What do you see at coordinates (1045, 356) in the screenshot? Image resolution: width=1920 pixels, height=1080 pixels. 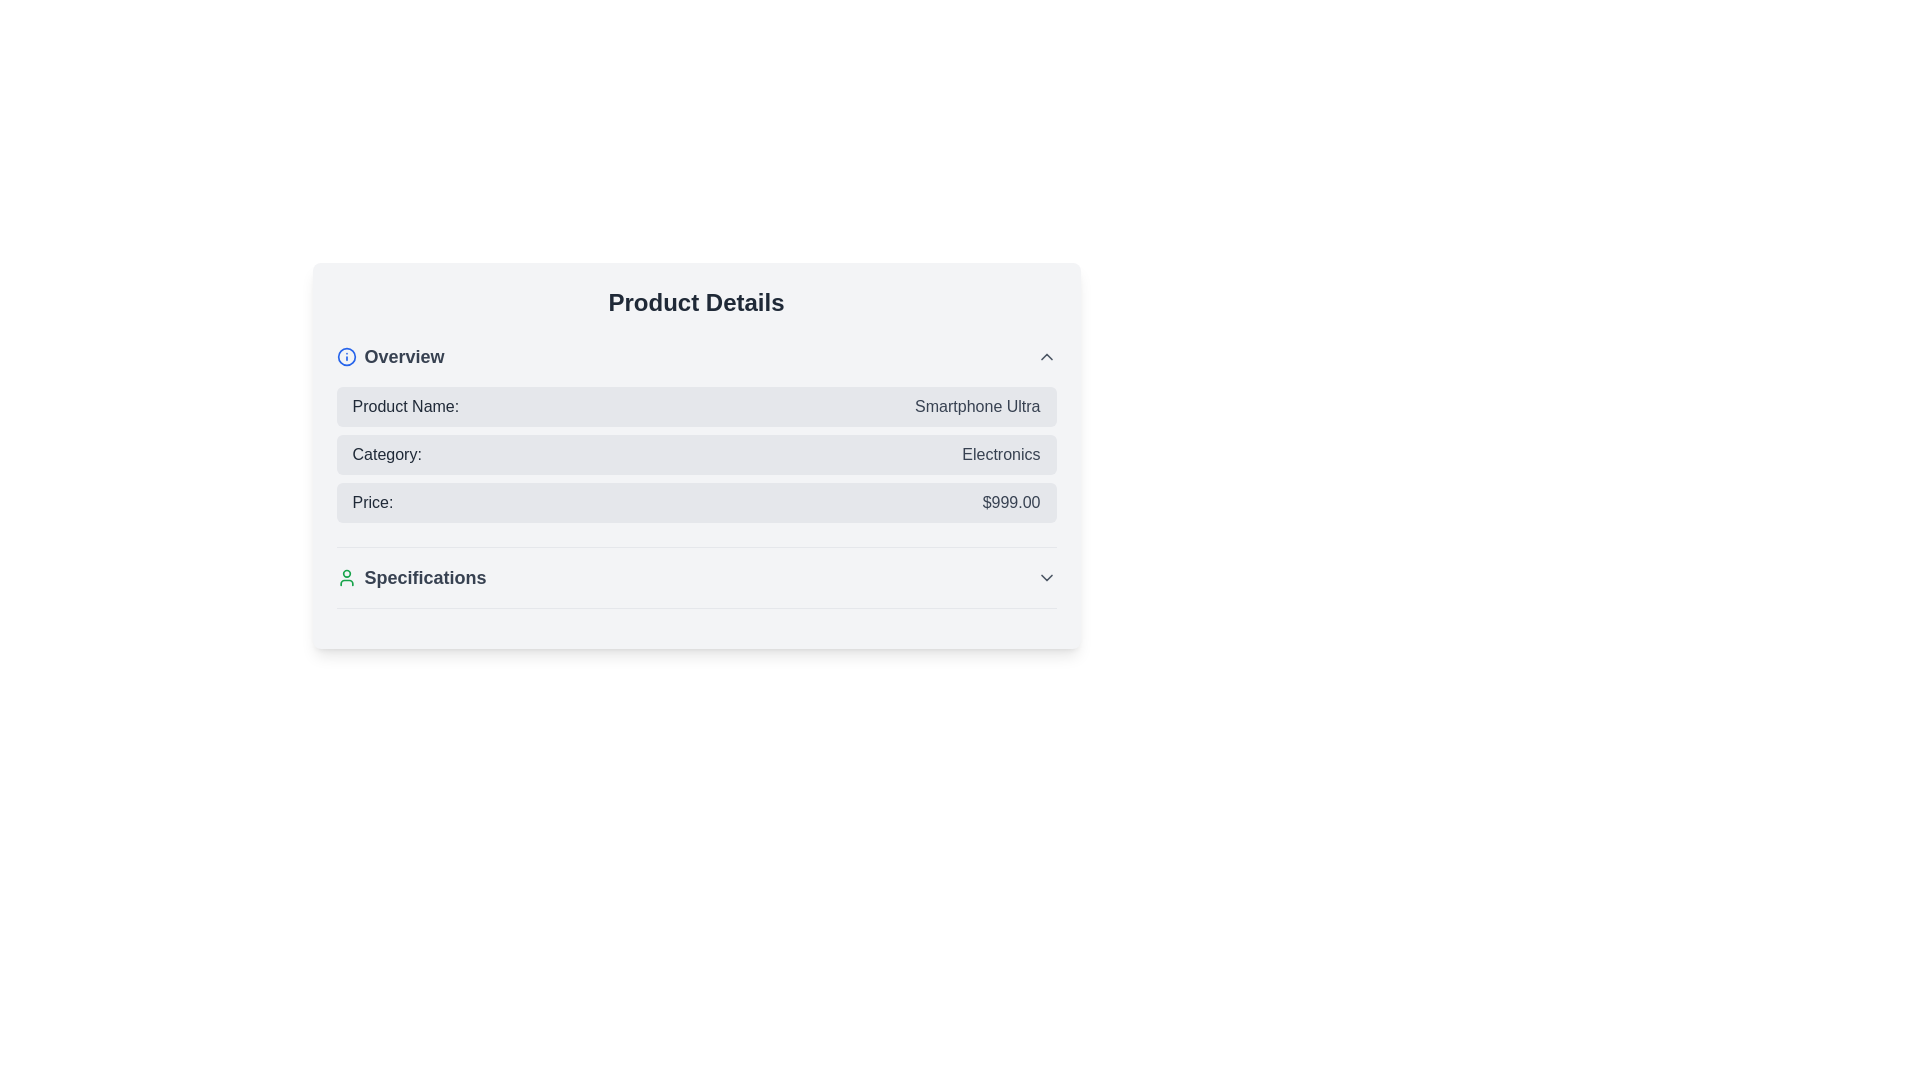 I see `the small upward pointing chevron icon, which is gray and positioned to the far right of the 'Overview' section header` at bounding box center [1045, 356].